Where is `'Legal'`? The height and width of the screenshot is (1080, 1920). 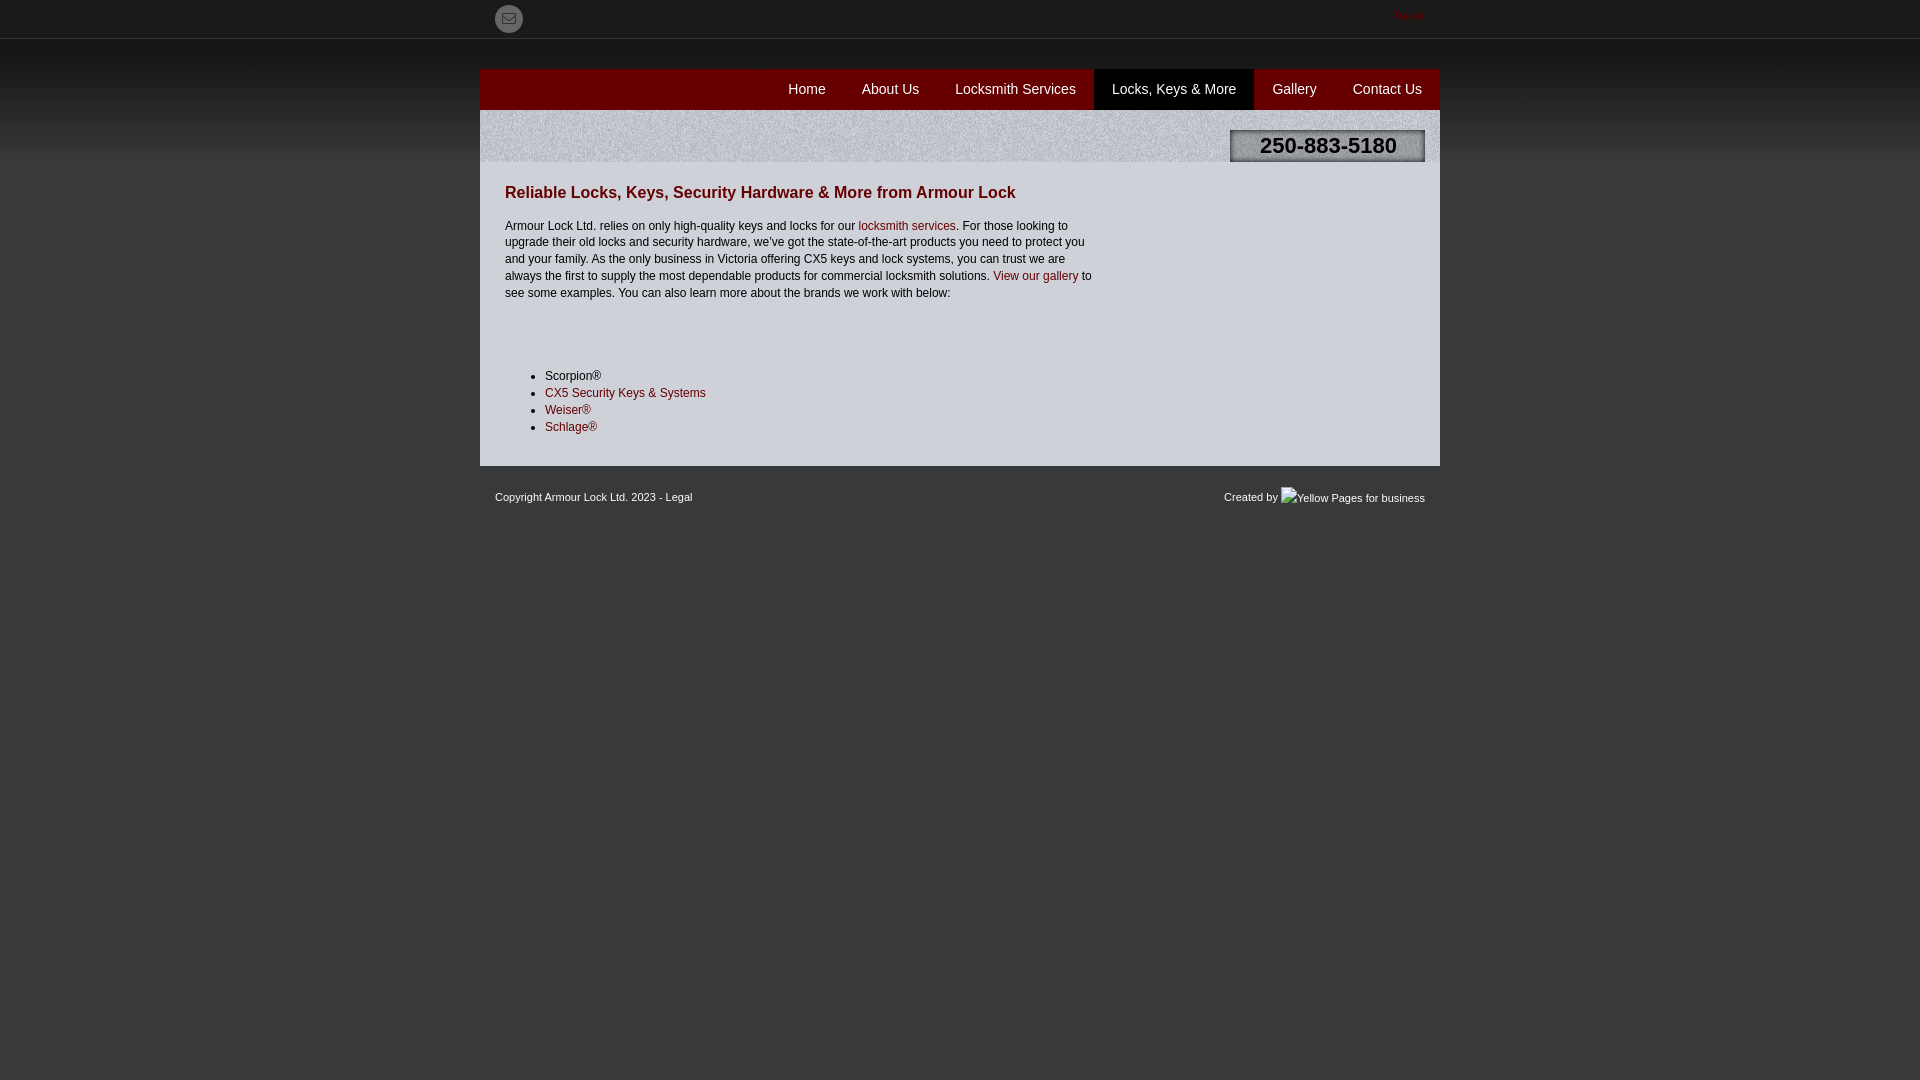 'Legal' is located at coordinates (666, 496).